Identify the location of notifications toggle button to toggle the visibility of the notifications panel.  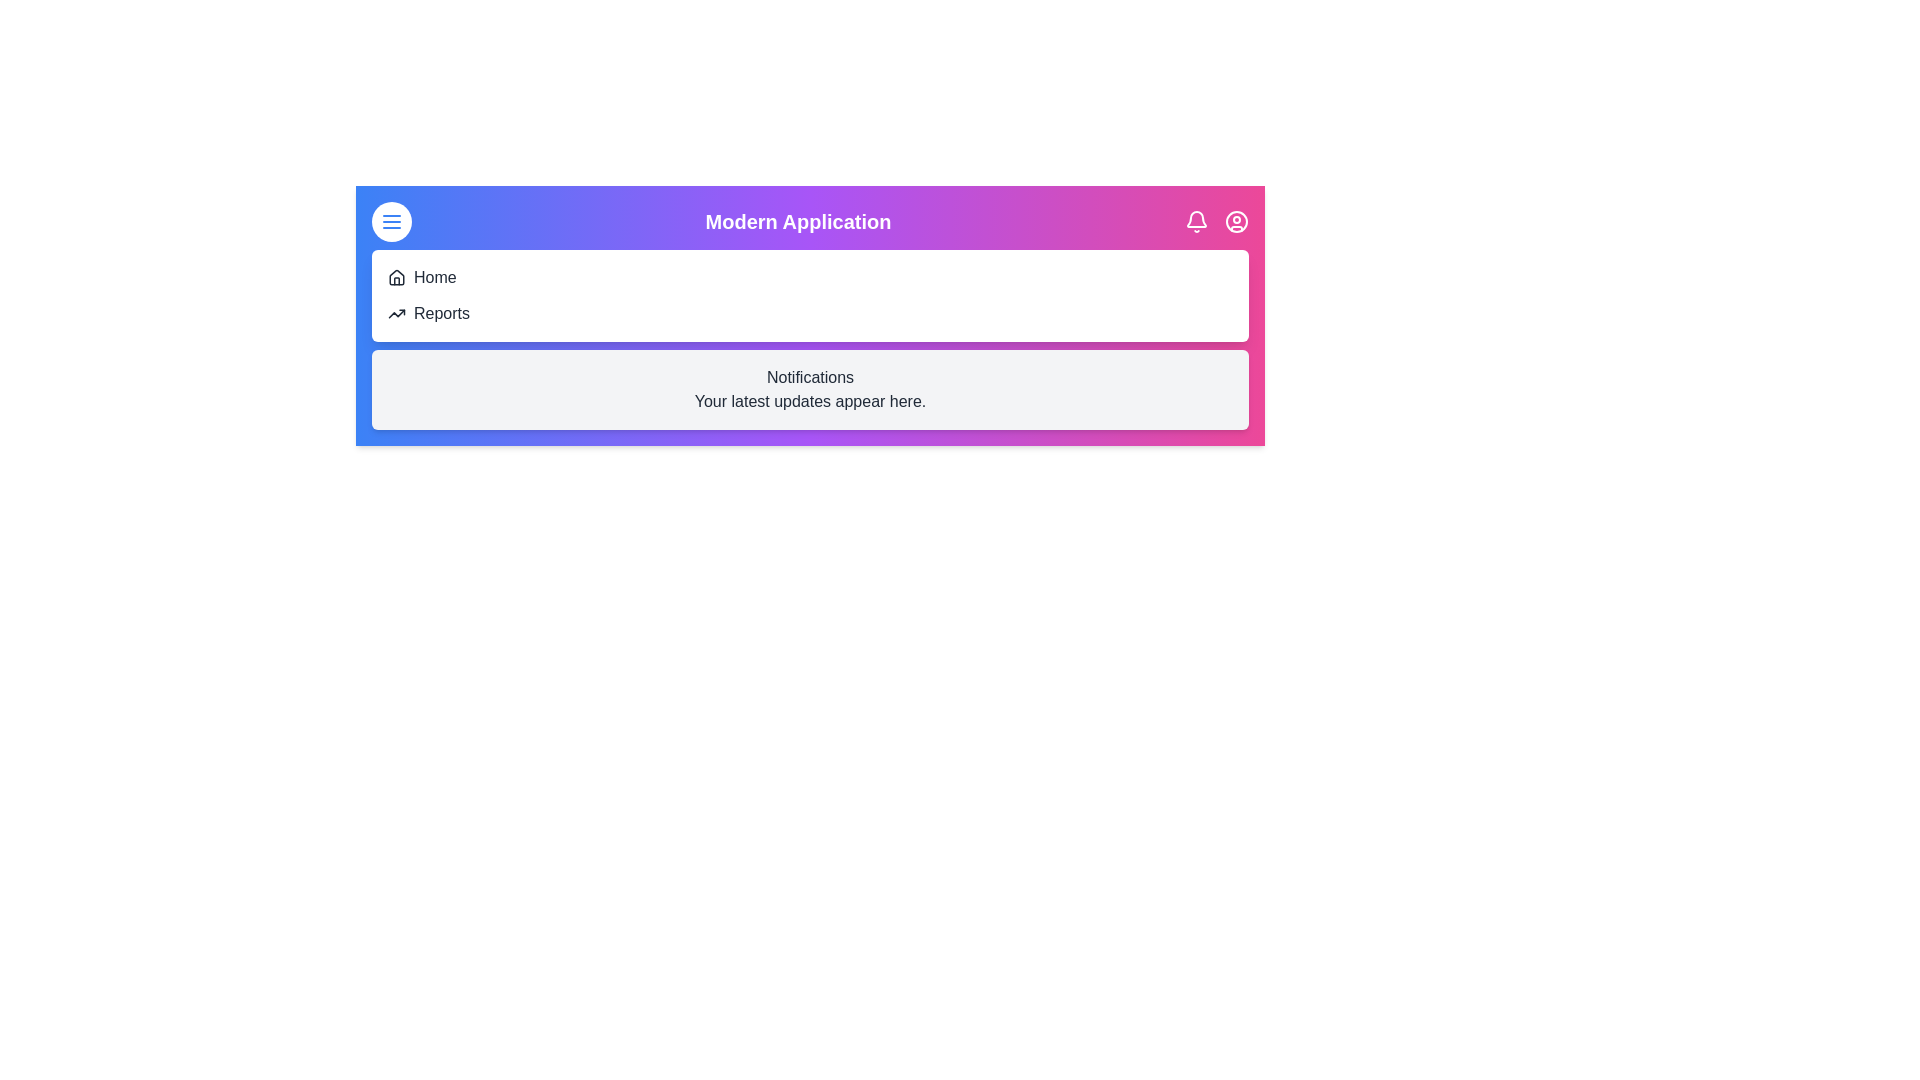
(1196, 222).